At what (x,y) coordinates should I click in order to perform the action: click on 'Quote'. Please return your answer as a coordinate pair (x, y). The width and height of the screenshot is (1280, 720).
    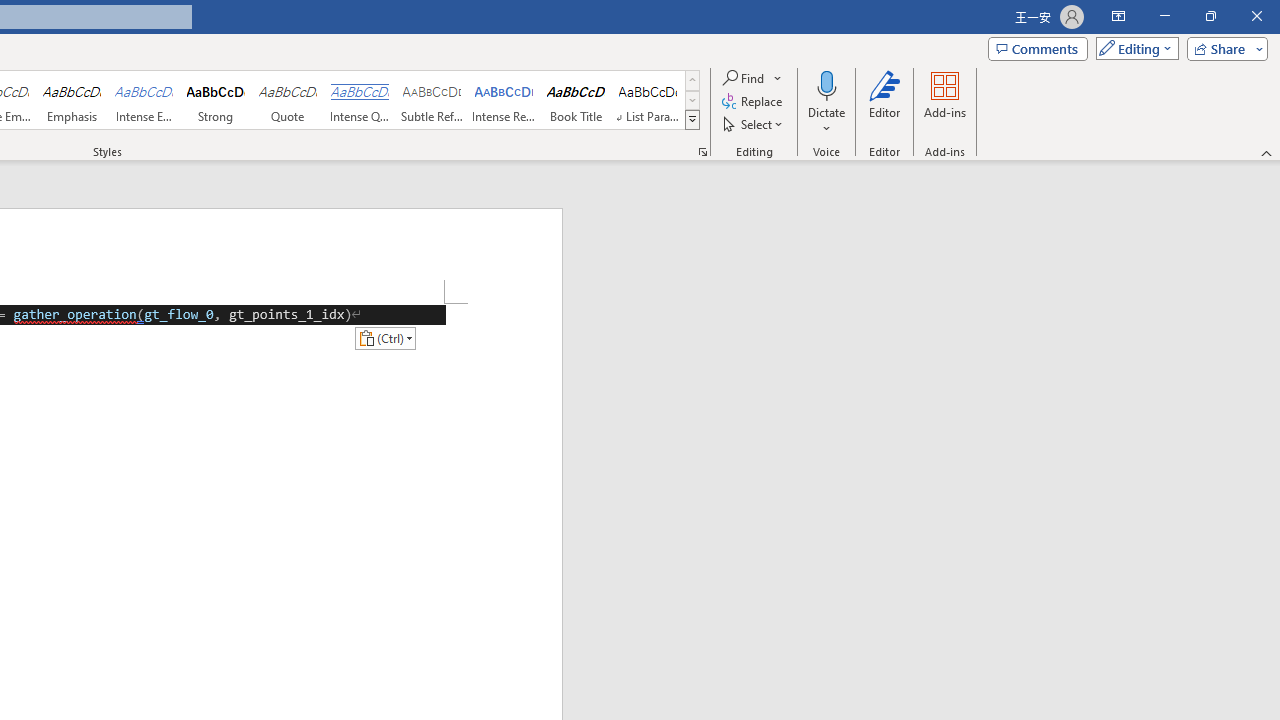
    Looking at the image, I should click on (287, 100).